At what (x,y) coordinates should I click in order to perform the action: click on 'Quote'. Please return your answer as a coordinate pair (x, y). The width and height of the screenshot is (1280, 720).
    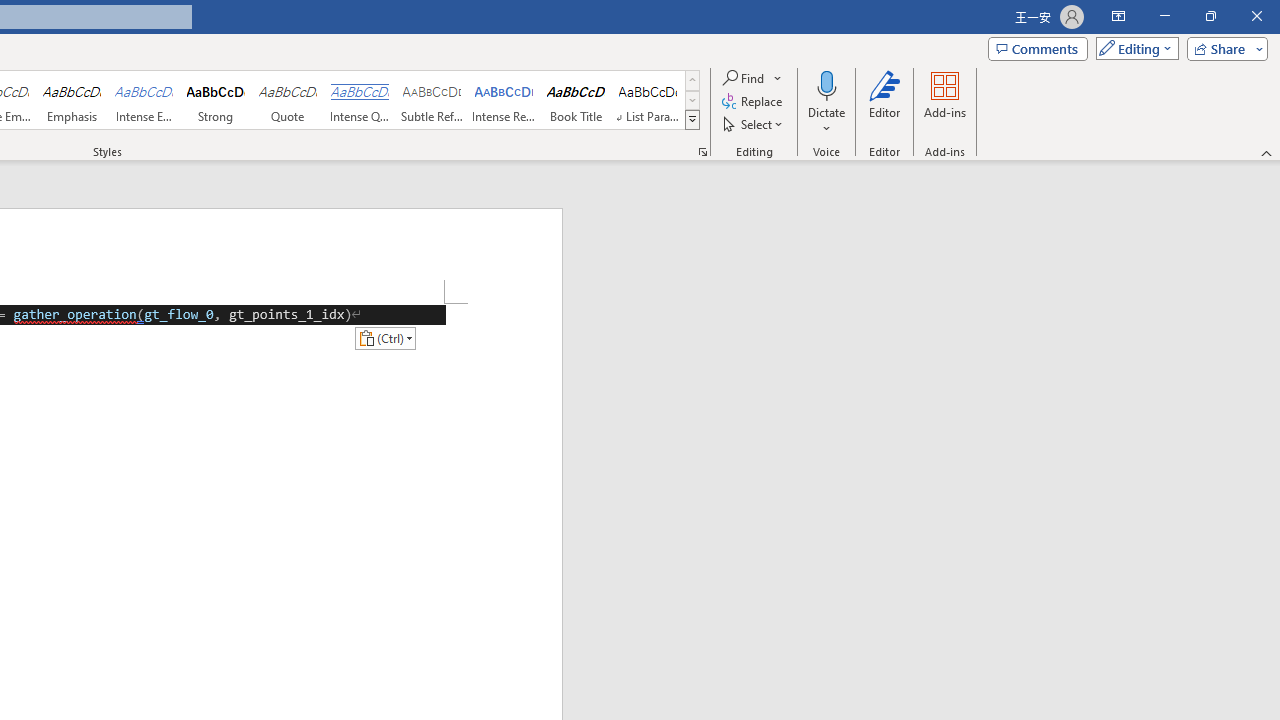
    Looking at the image, I should click on (287, 100).